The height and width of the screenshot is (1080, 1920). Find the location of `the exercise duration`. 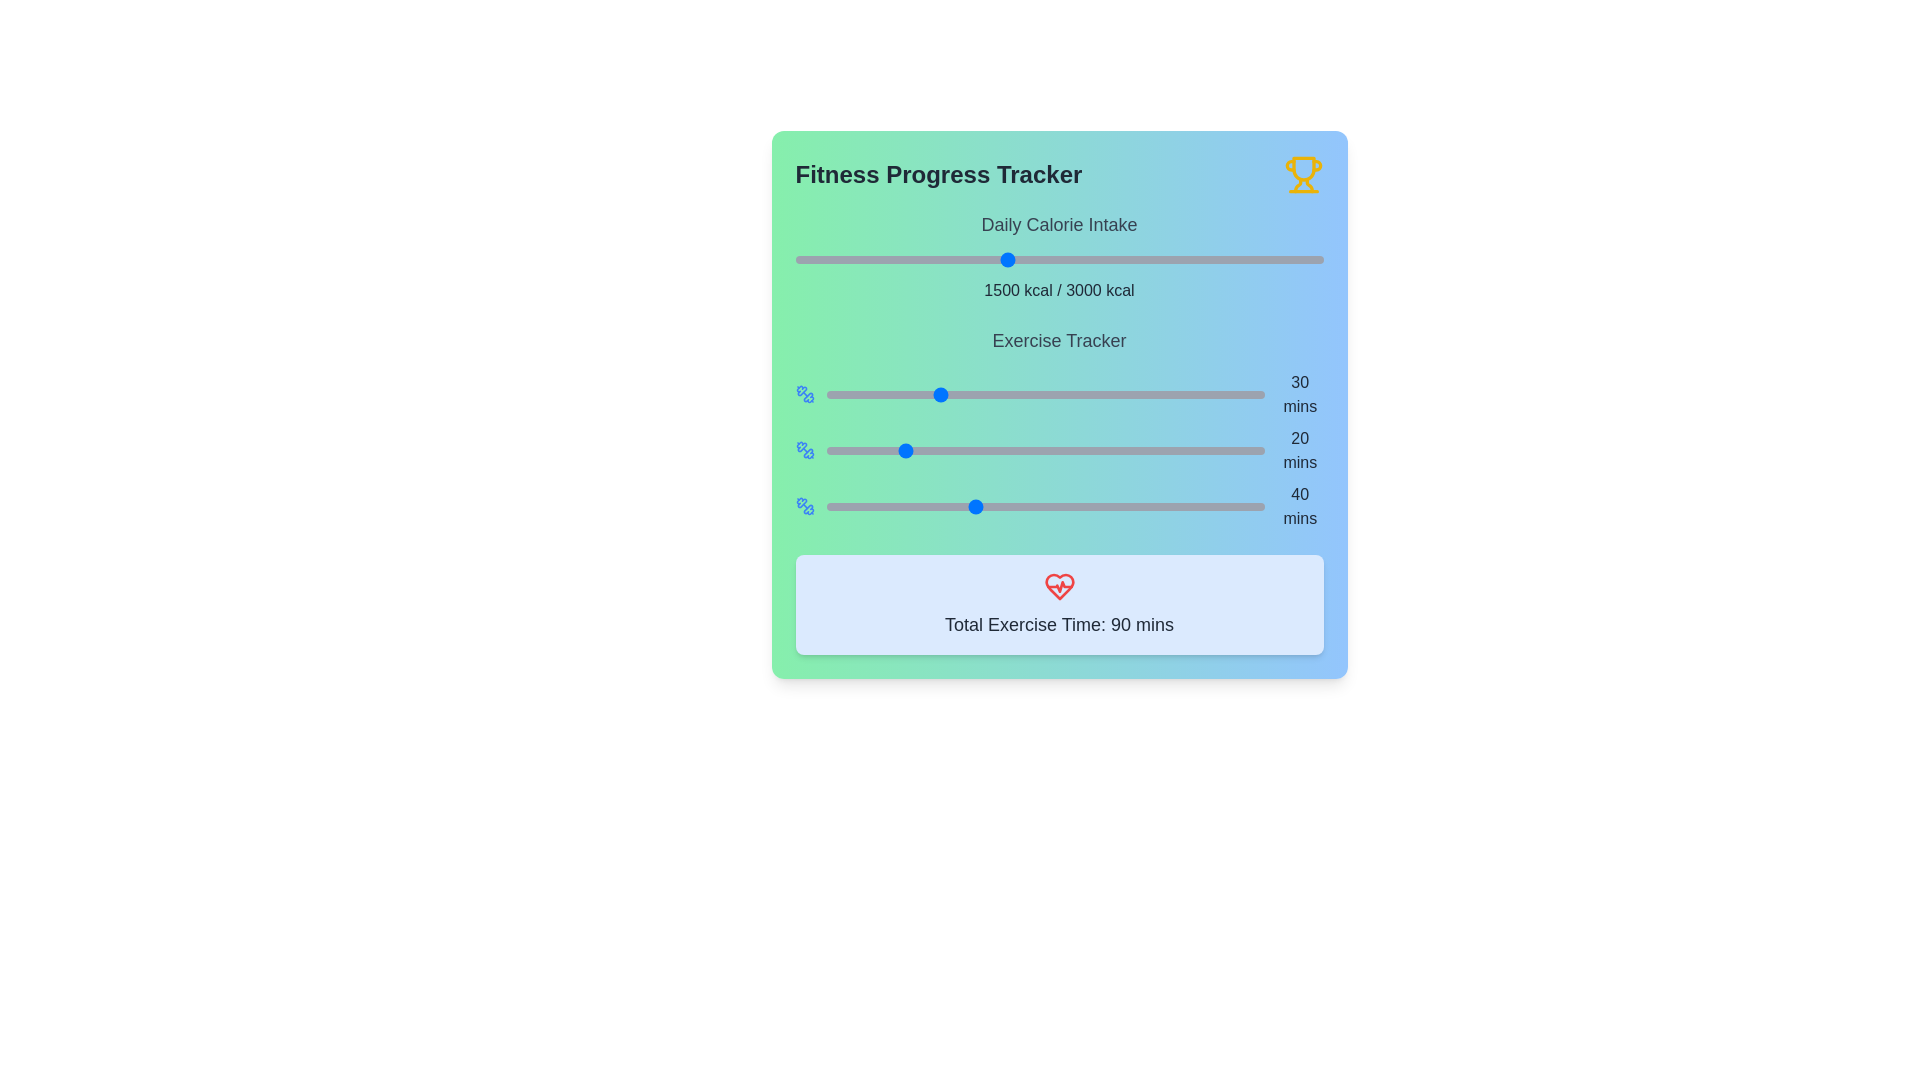

the exercise duration is located at coordinates (1092, 505).